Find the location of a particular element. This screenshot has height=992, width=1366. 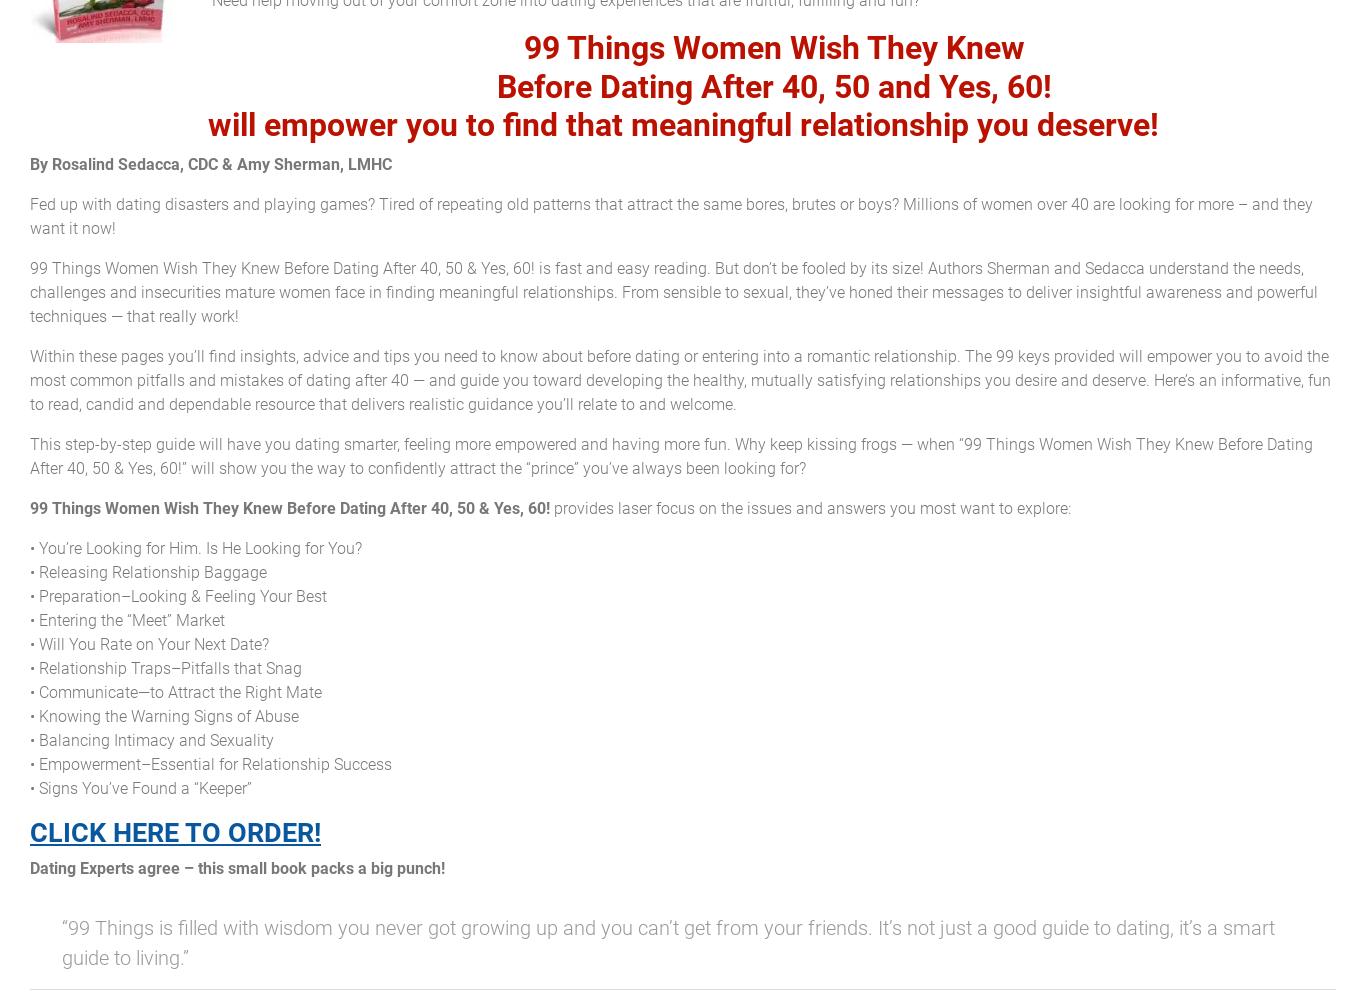

'• Knowing the Warning Signs of Abuse' is located at coordinates (163, 715).